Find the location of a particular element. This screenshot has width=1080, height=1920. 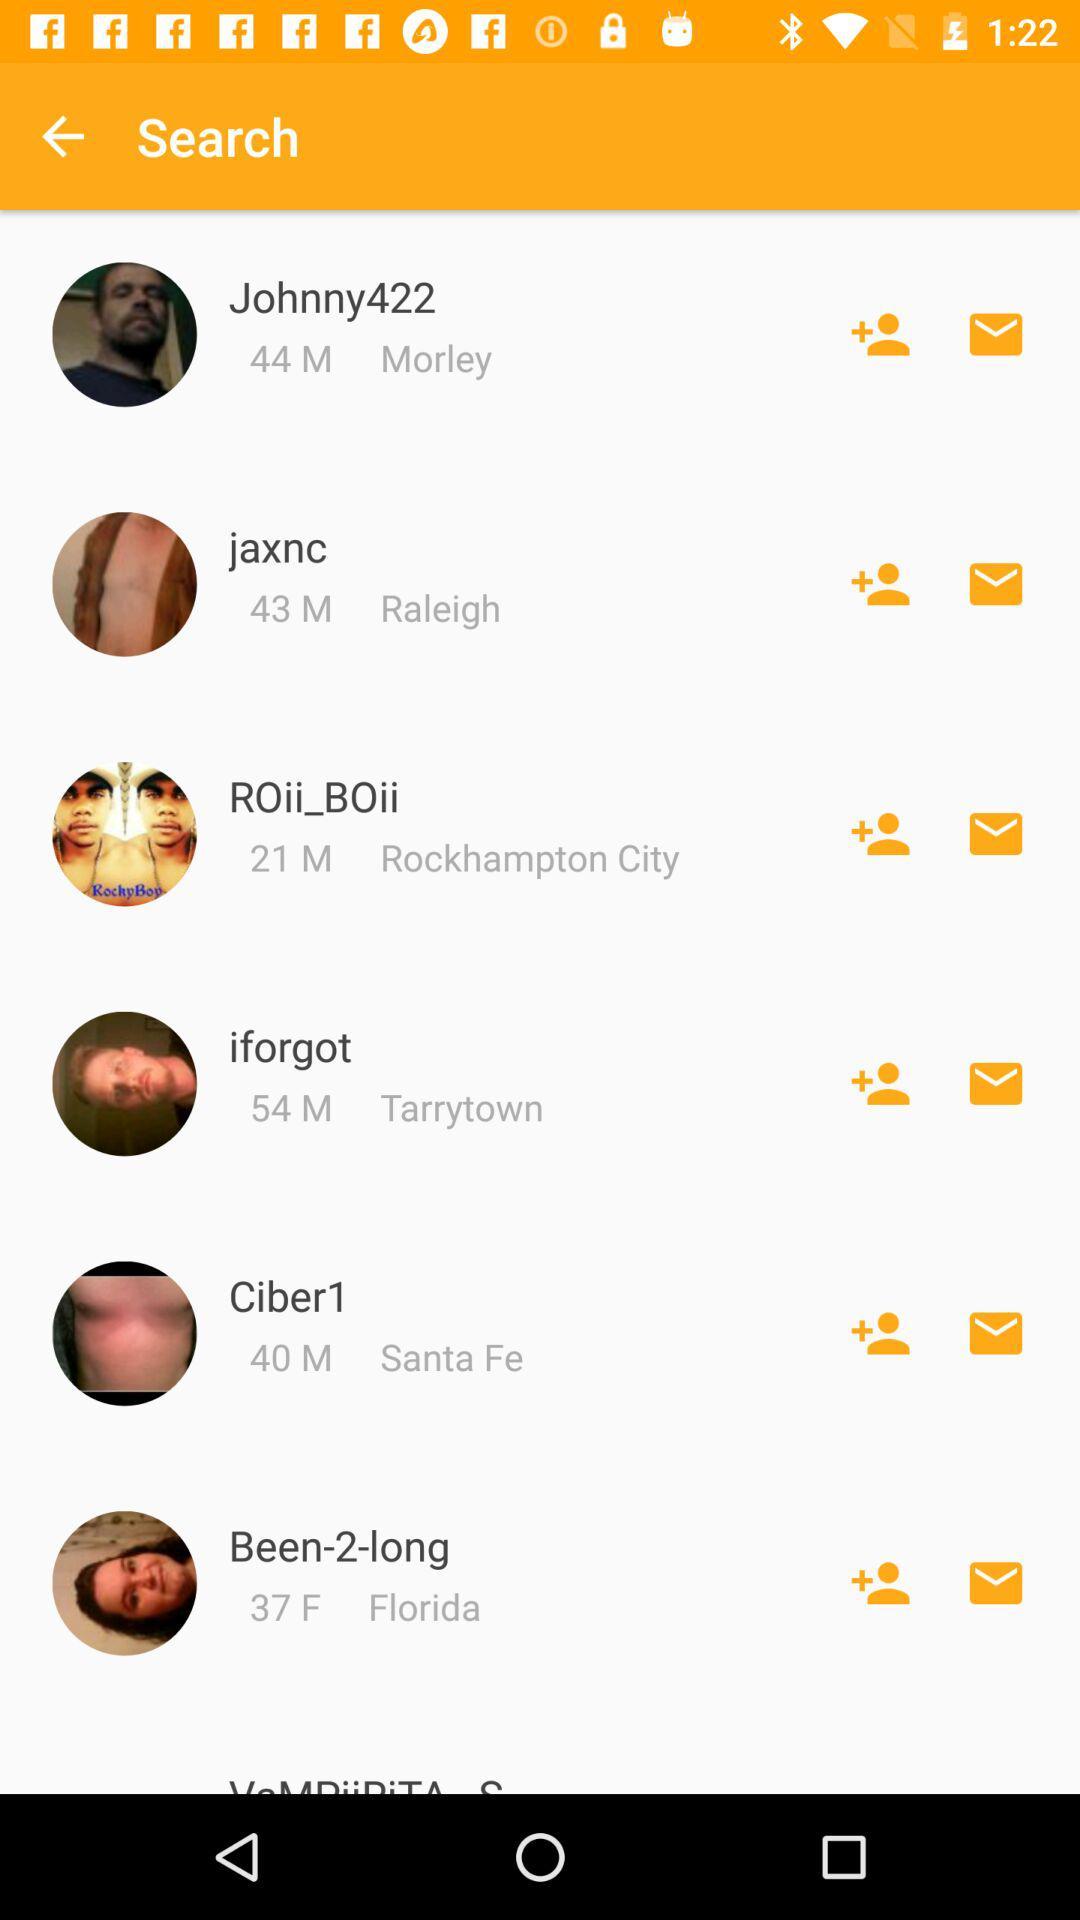

profile is located at coordinates (124, 1582).